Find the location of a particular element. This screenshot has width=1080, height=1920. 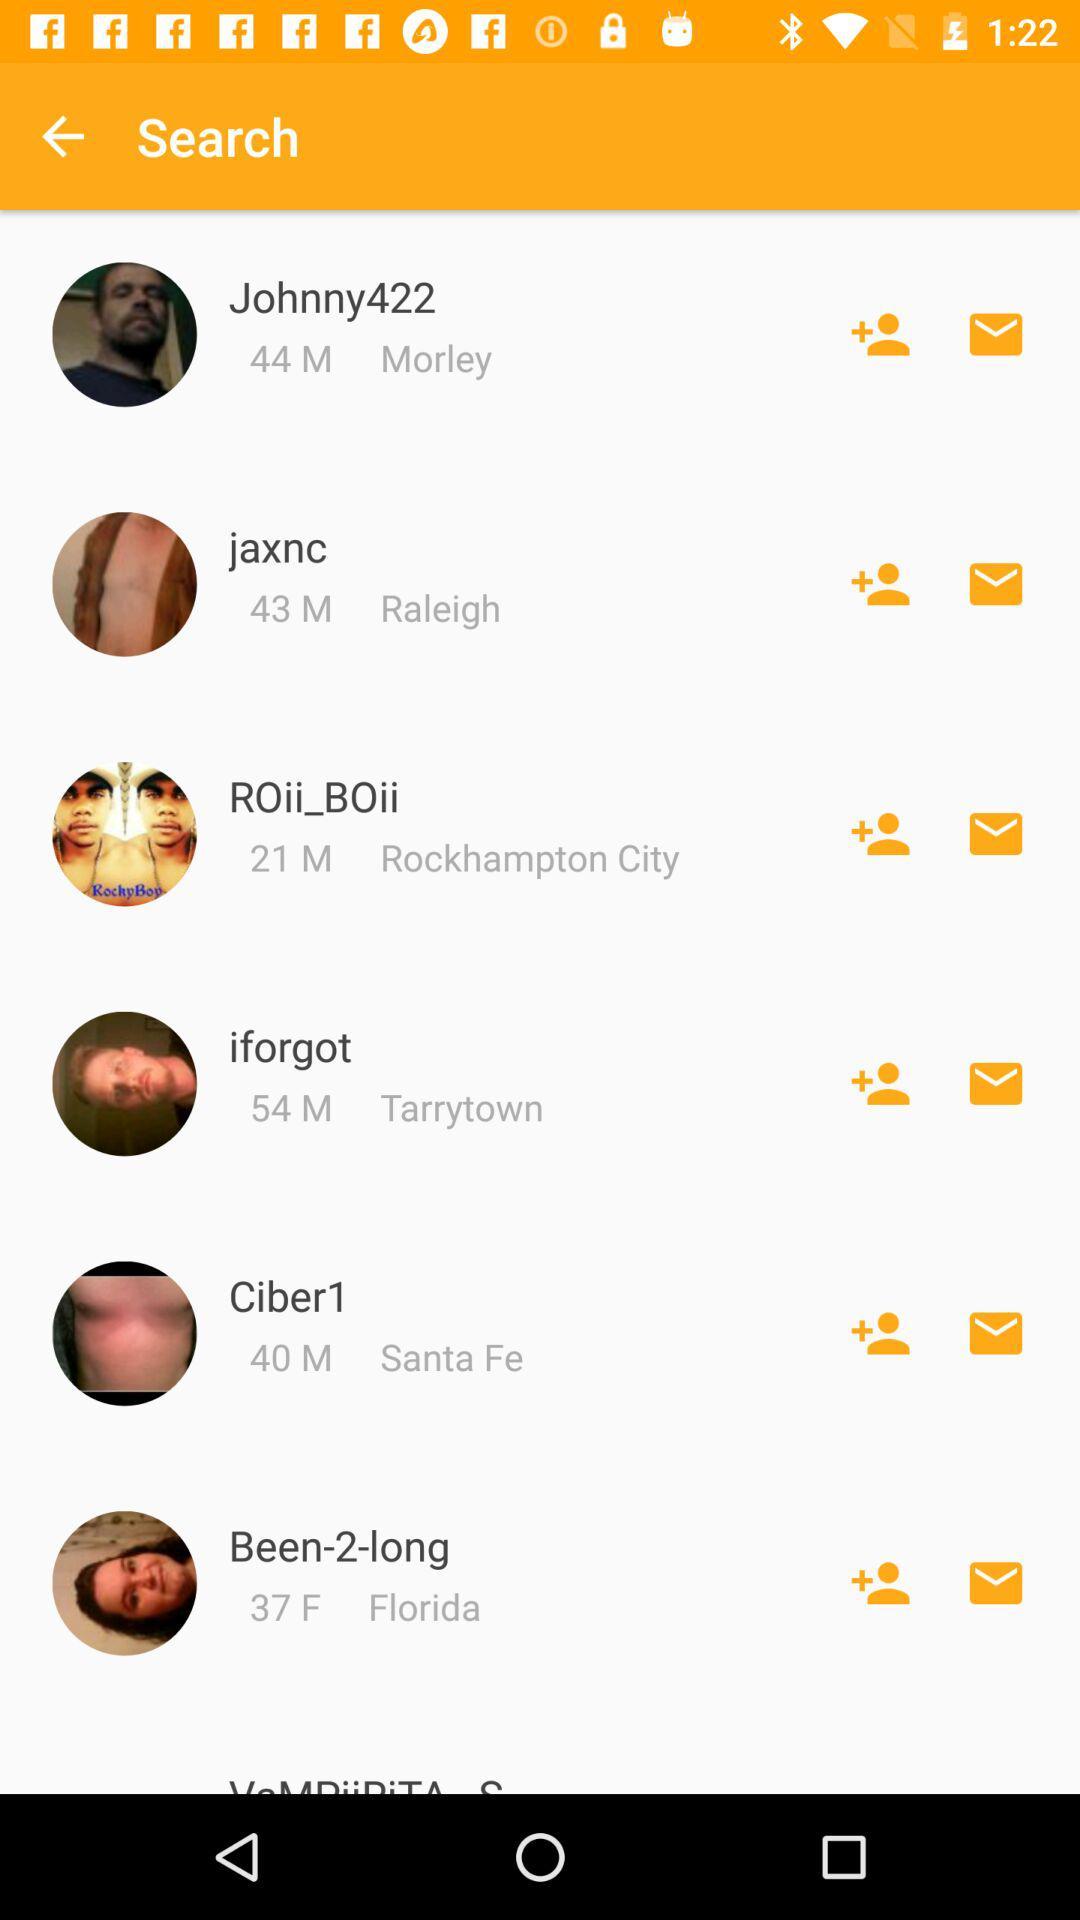

profile is located at coordinates (124, 1582).